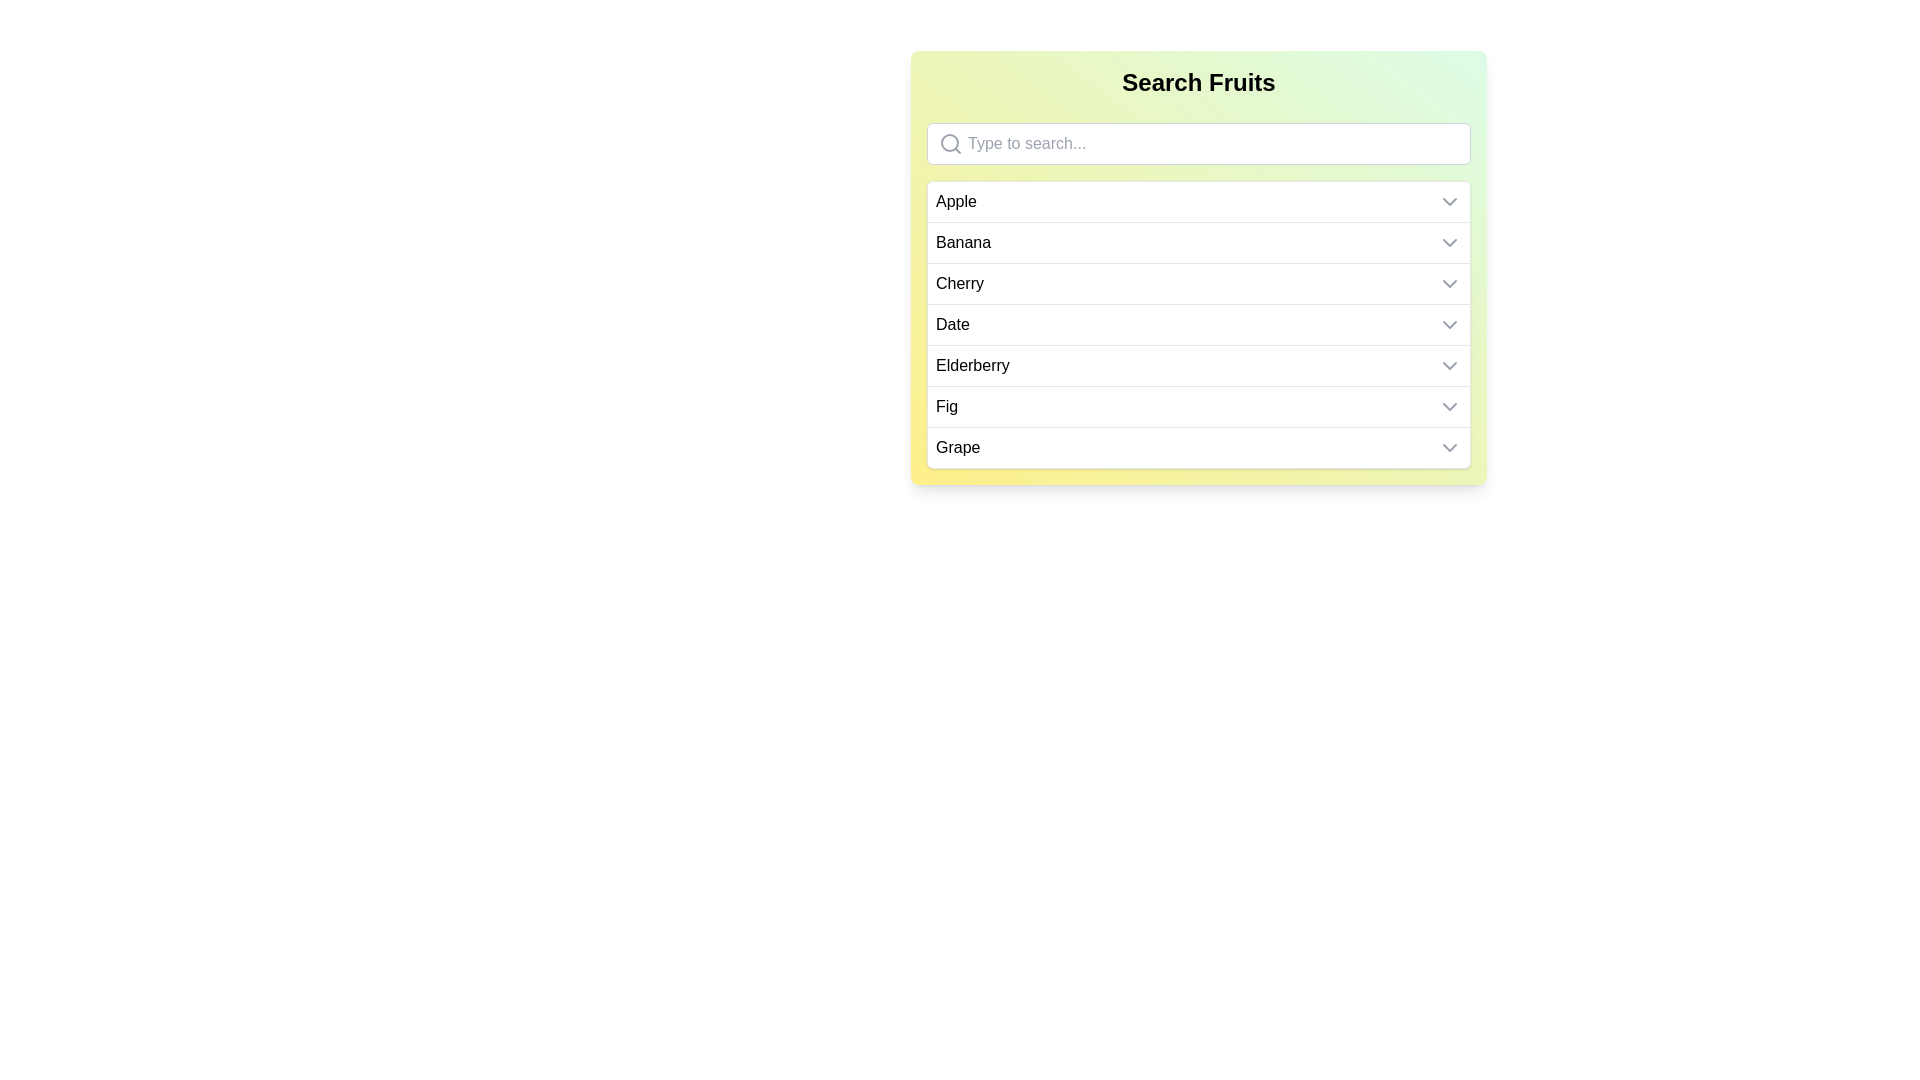 The width and height of the screenshot is (1920, 1080). Describe the element at coordinates (960, 284) in the screenshot. I see `the 'Cherry' text label` at that location.